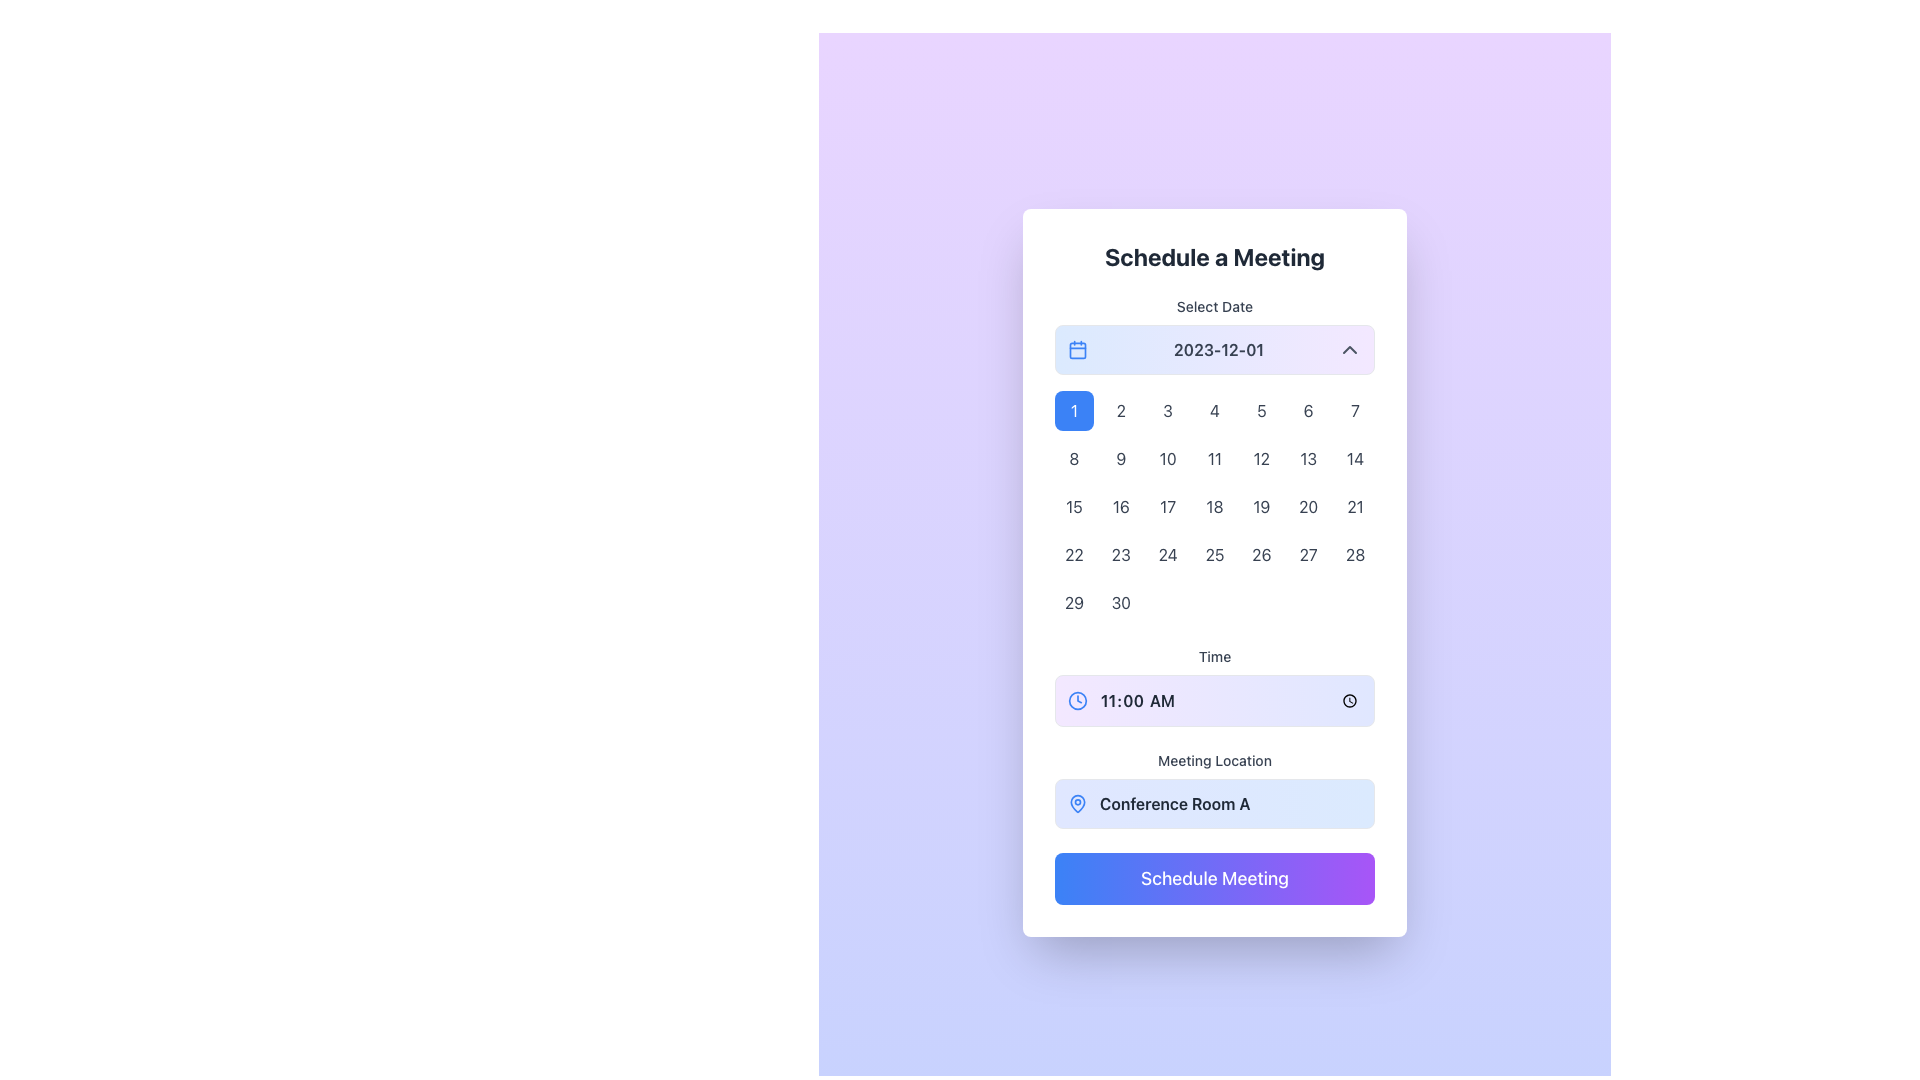 This screenshot has width=1920, height=1080. Describe the element at coordinates (1073, 505) in the screenshot. I see `the selectable day button for the 15th of the month in the calendar interface to interact with it` at that location.